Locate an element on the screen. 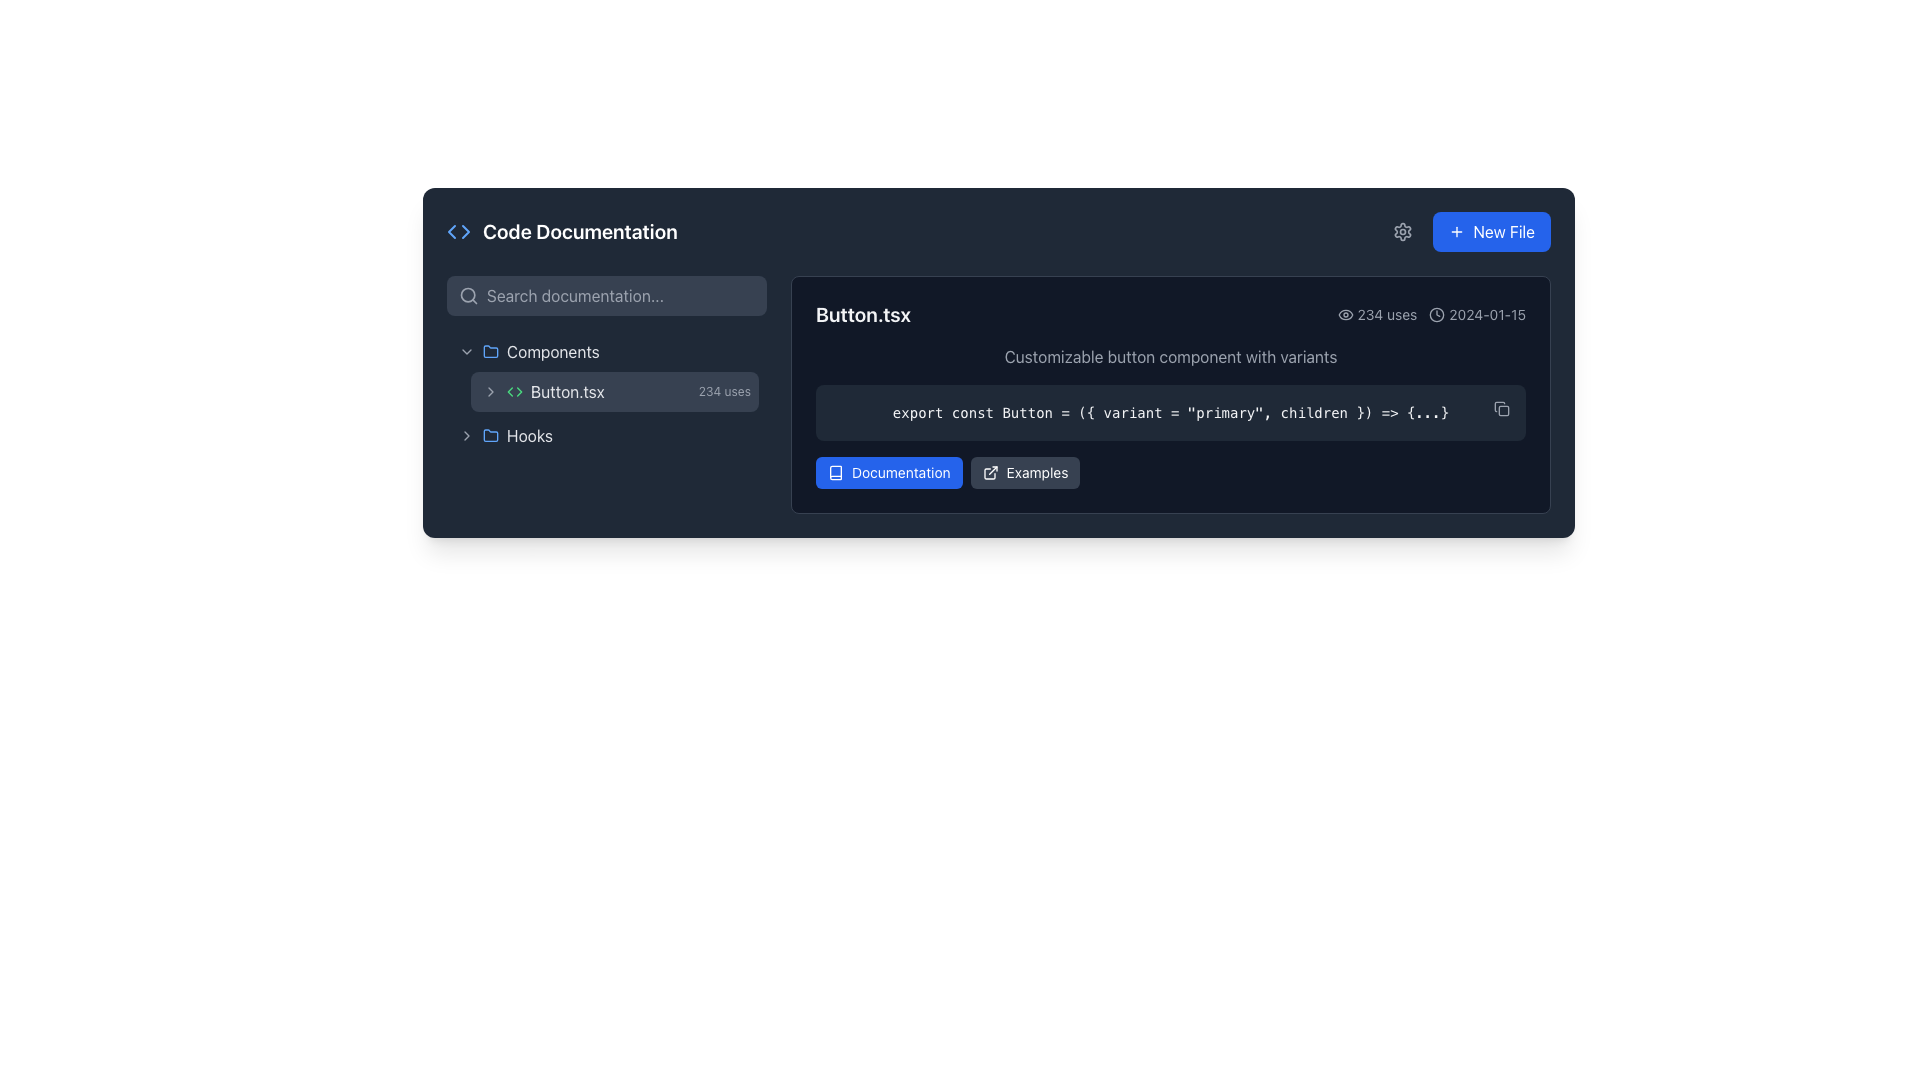 Image resolution: width=1920 pixels, height=1080 pixels. the left chevron icon in the navigation section is located at coordinates (450, 230).